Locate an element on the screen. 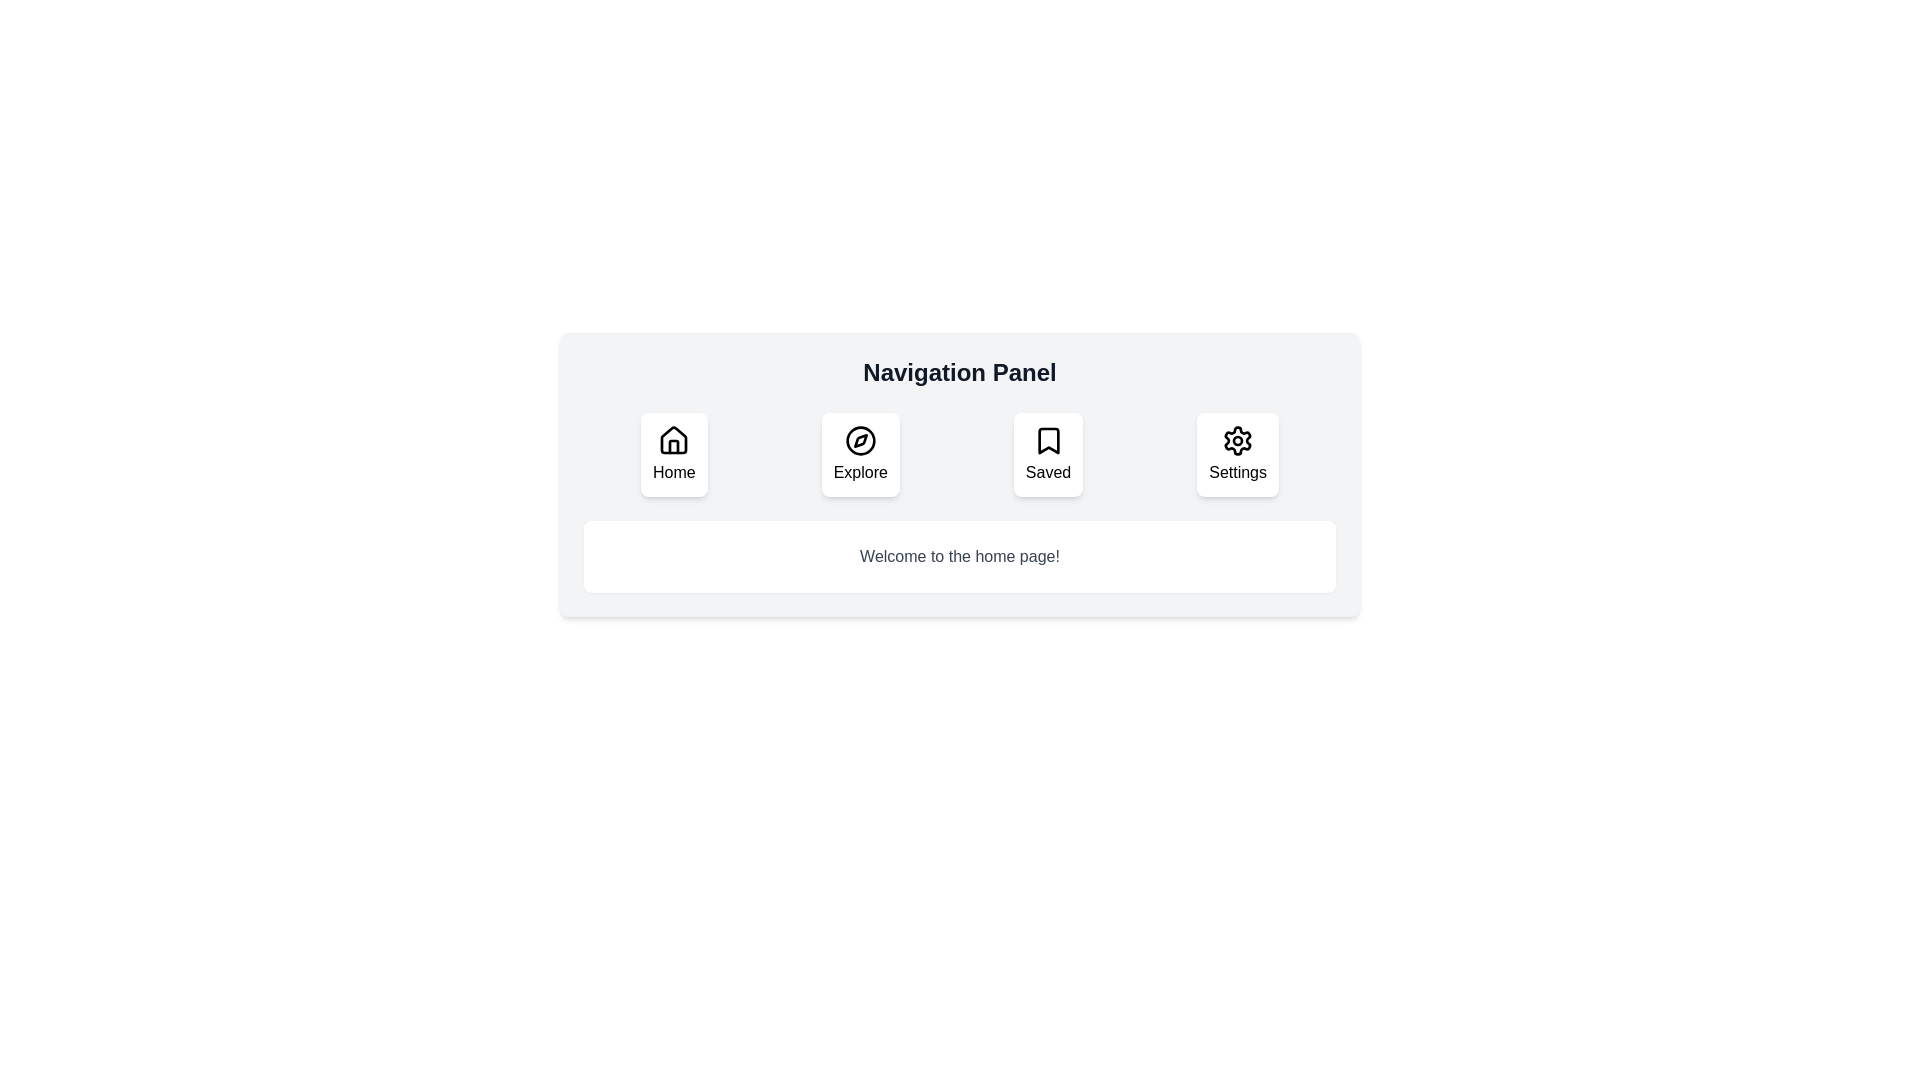  the gear icon located in the lower-left region of the navigation panel under the 'Settings' label is located at coordinates (1237, 439).